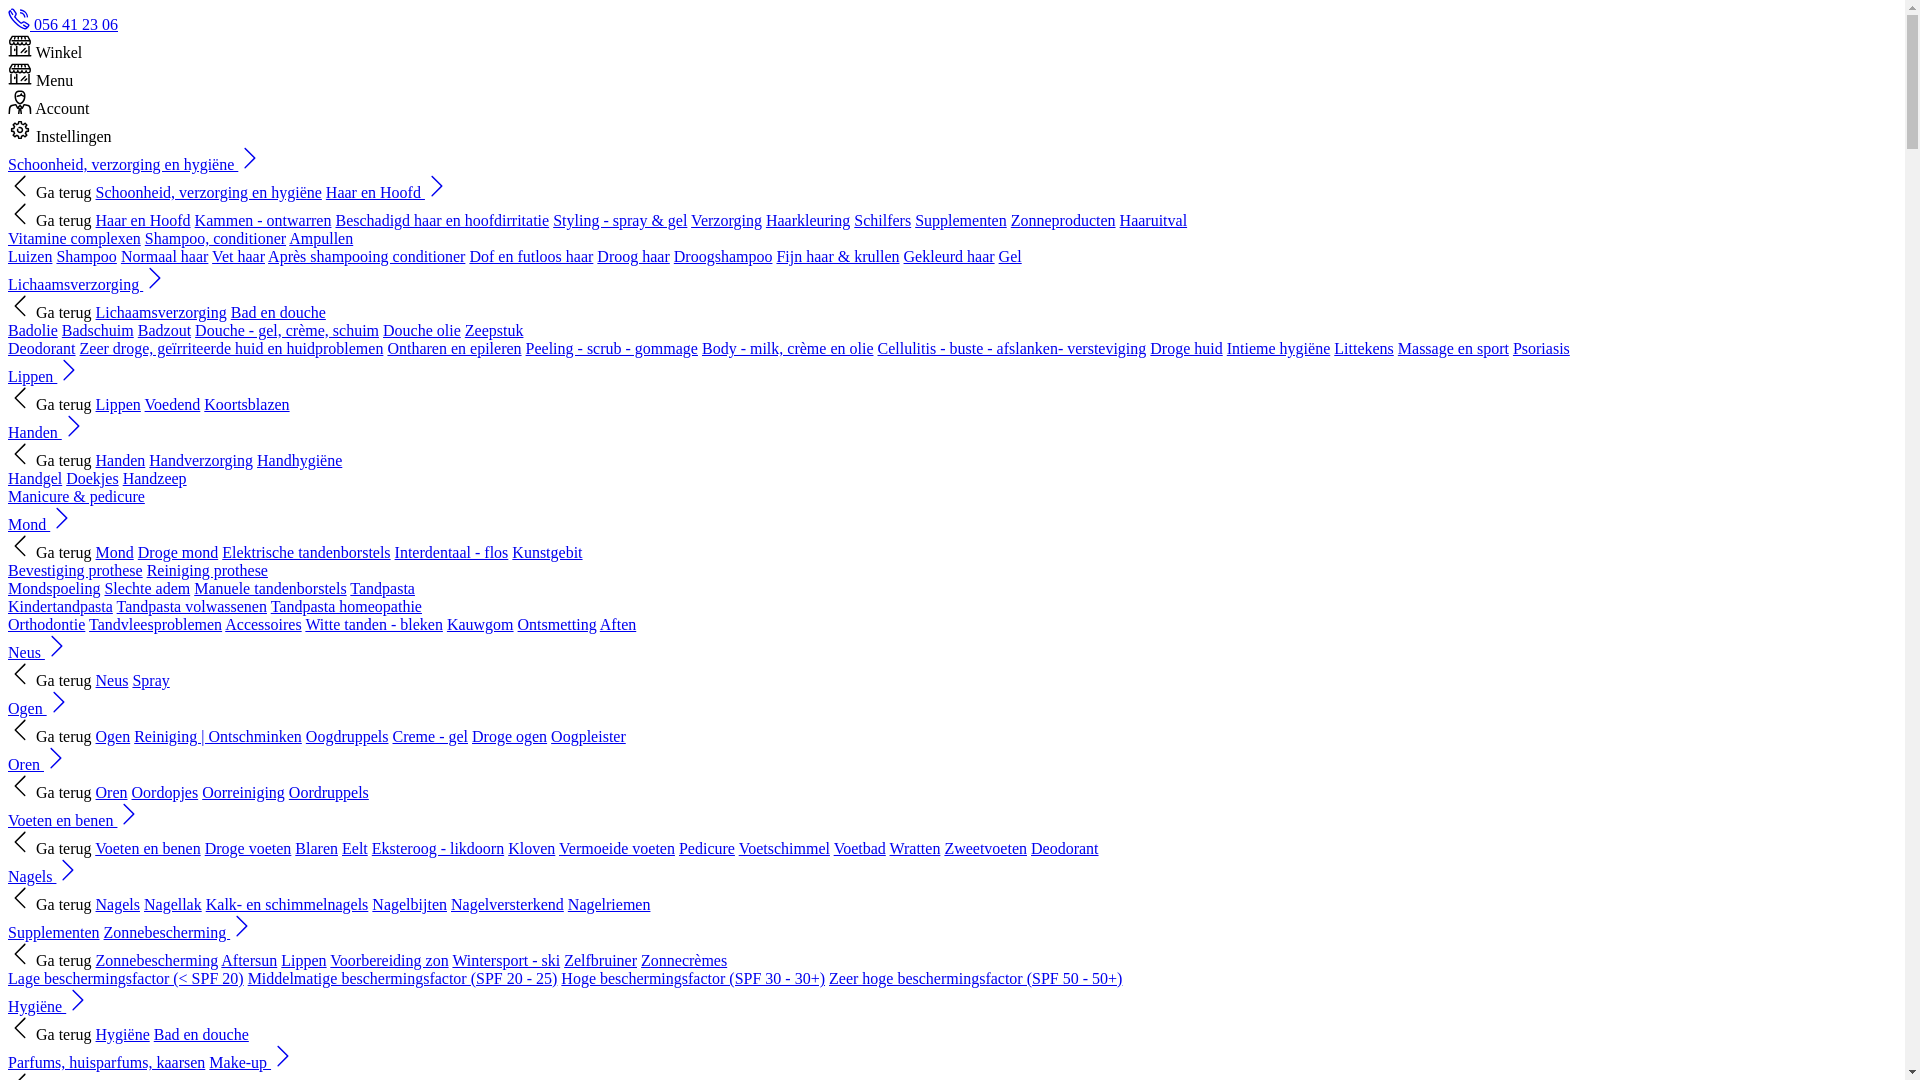 This screenshot has height=1080, width=1920. Describe the element at coordinates (329, 791) in the screenshot. I see `'Oordruppels'` at that location.